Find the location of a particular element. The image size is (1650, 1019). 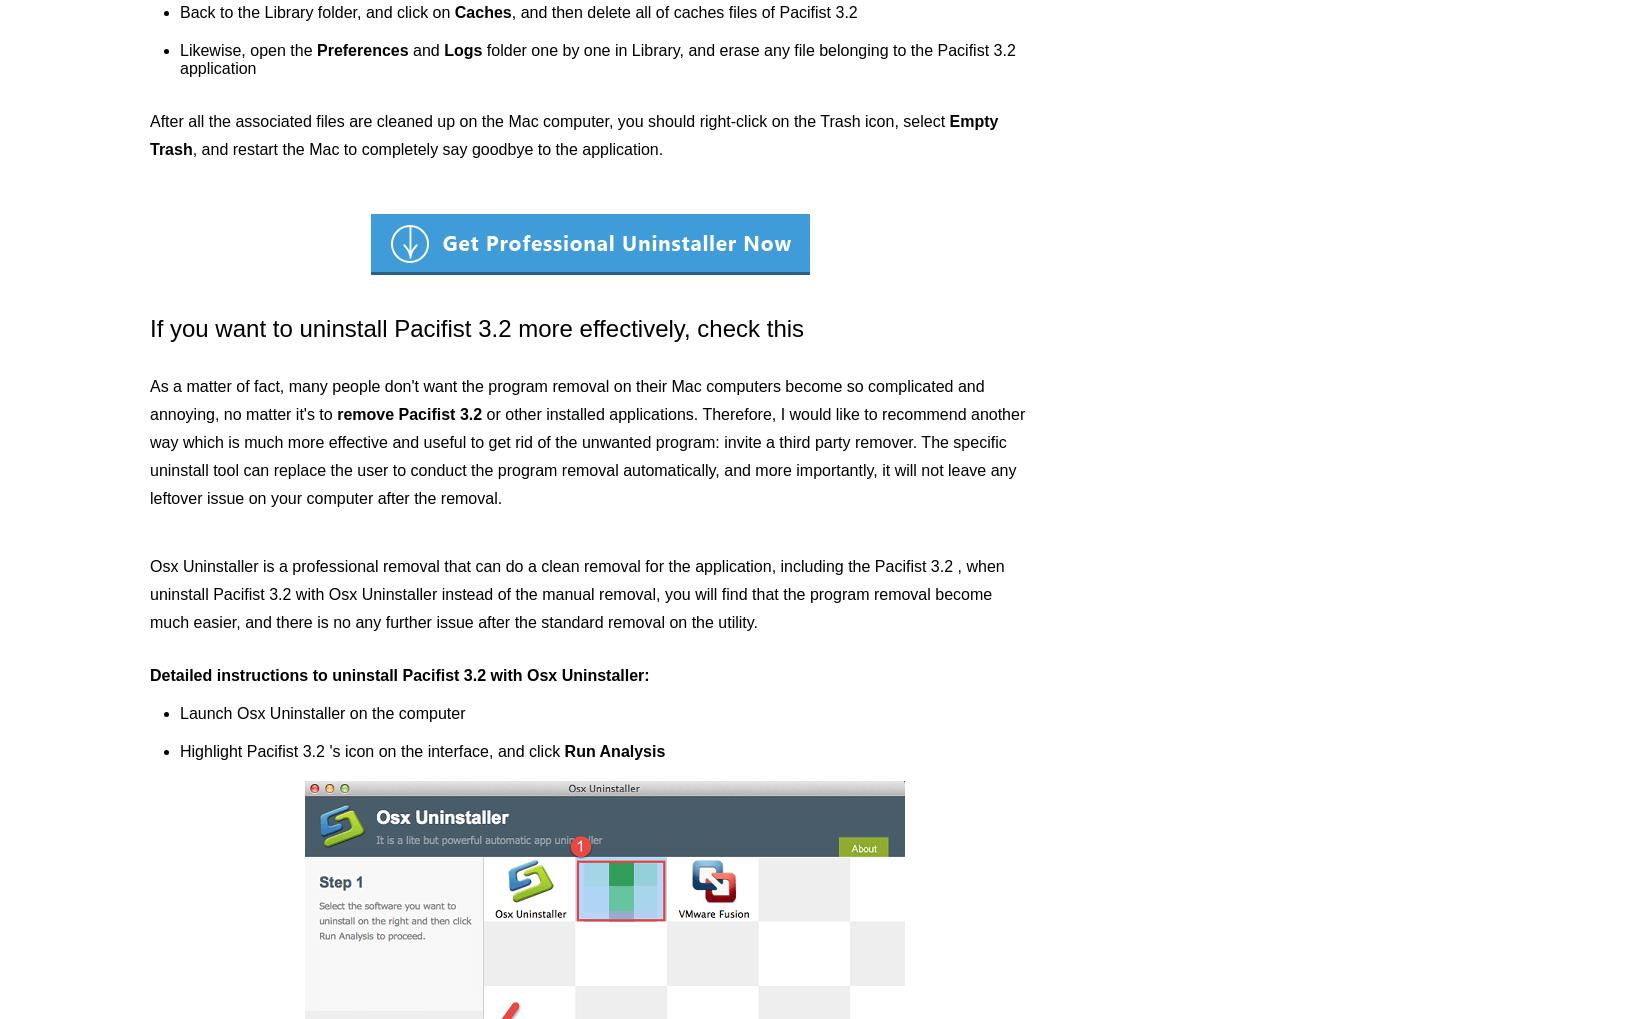

'If you want to uninstall Pacifist 3.2  more effectively, check this' is located at coordinates (476, 328).